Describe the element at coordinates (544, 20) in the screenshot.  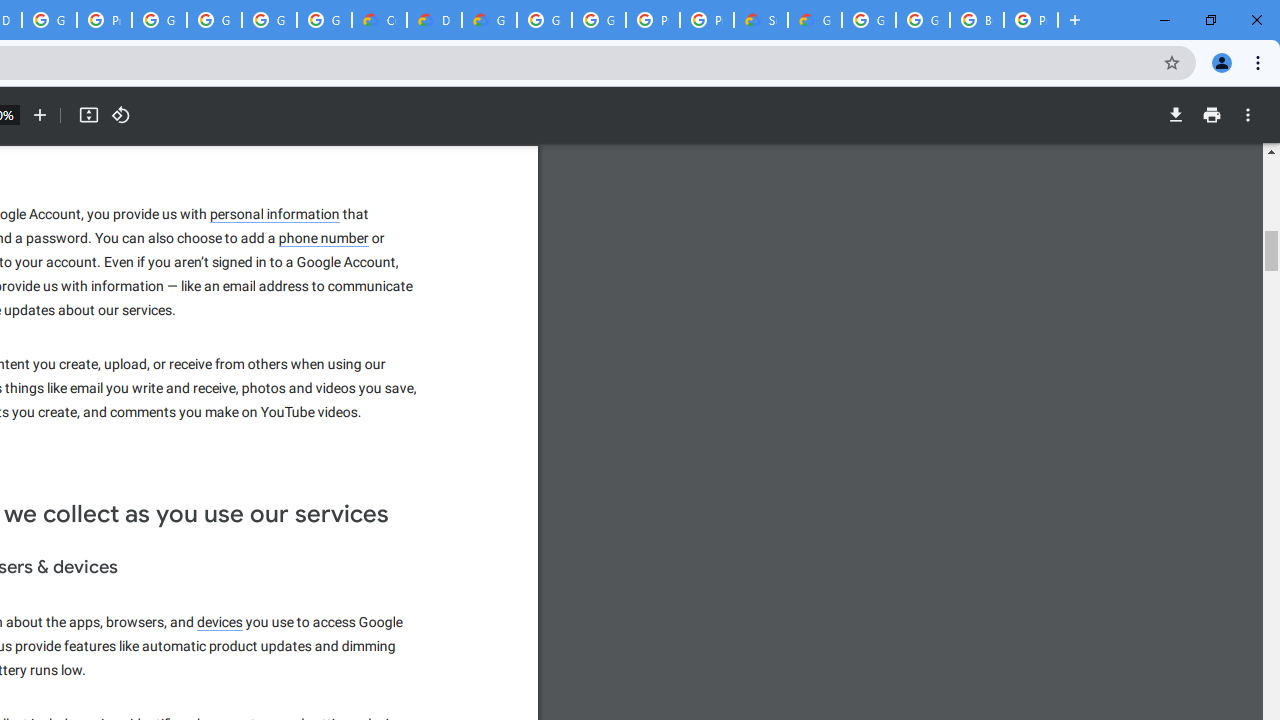
I see `'Google Cloud Platform'` at that location.